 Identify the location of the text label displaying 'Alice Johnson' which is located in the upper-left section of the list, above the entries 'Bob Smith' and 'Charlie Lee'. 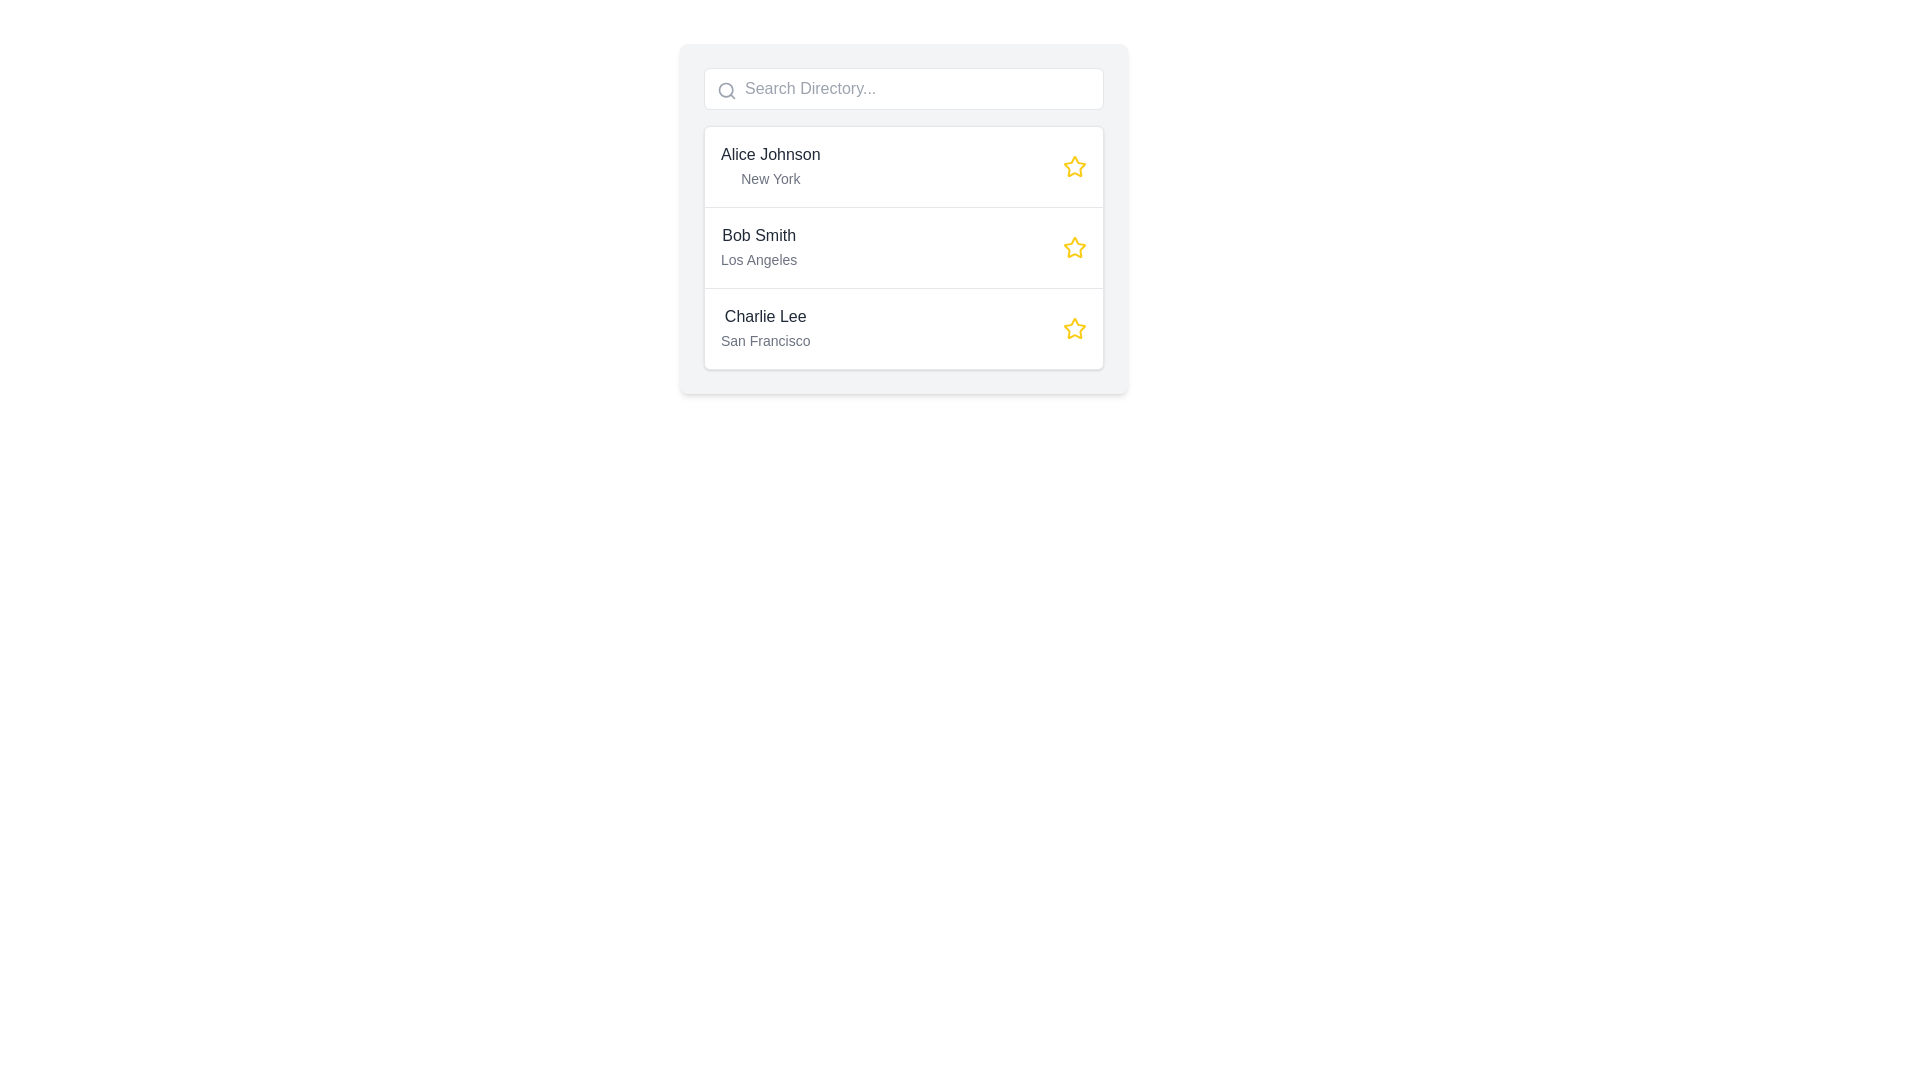
(769, 153).